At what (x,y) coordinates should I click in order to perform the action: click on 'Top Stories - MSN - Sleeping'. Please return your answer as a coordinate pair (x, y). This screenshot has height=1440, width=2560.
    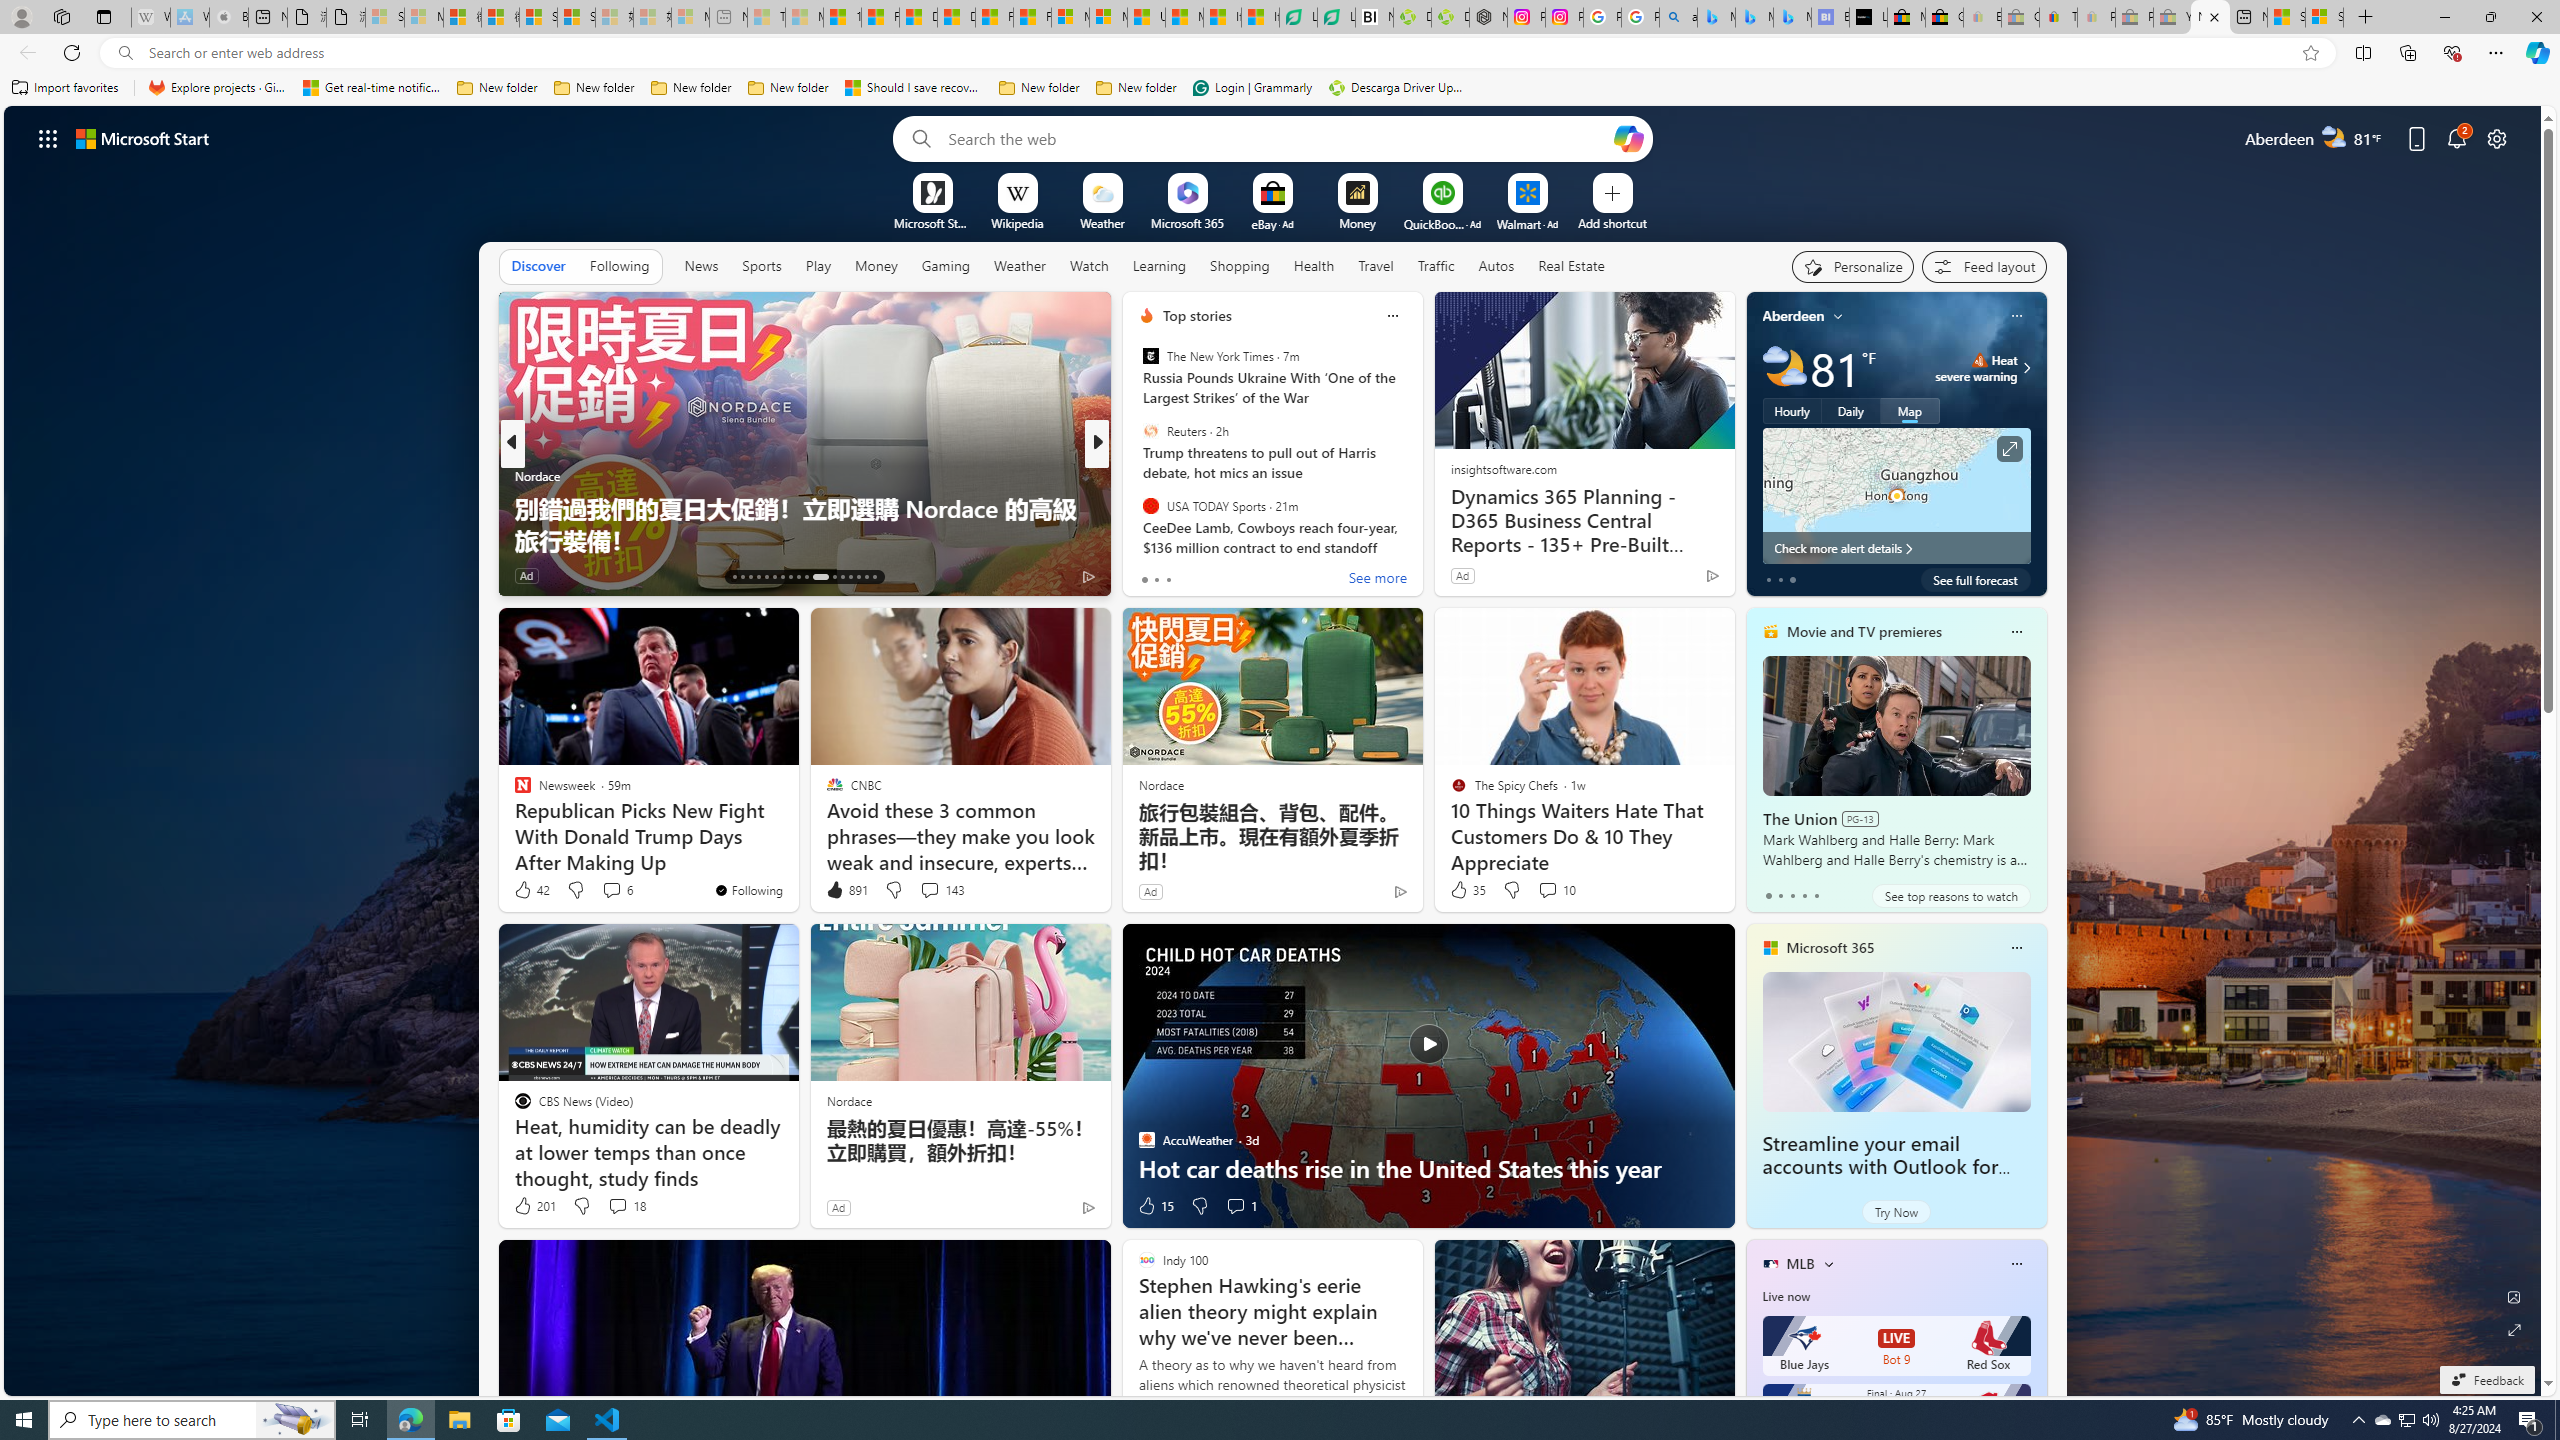
    Looking at the image, I should click on (766, 16).